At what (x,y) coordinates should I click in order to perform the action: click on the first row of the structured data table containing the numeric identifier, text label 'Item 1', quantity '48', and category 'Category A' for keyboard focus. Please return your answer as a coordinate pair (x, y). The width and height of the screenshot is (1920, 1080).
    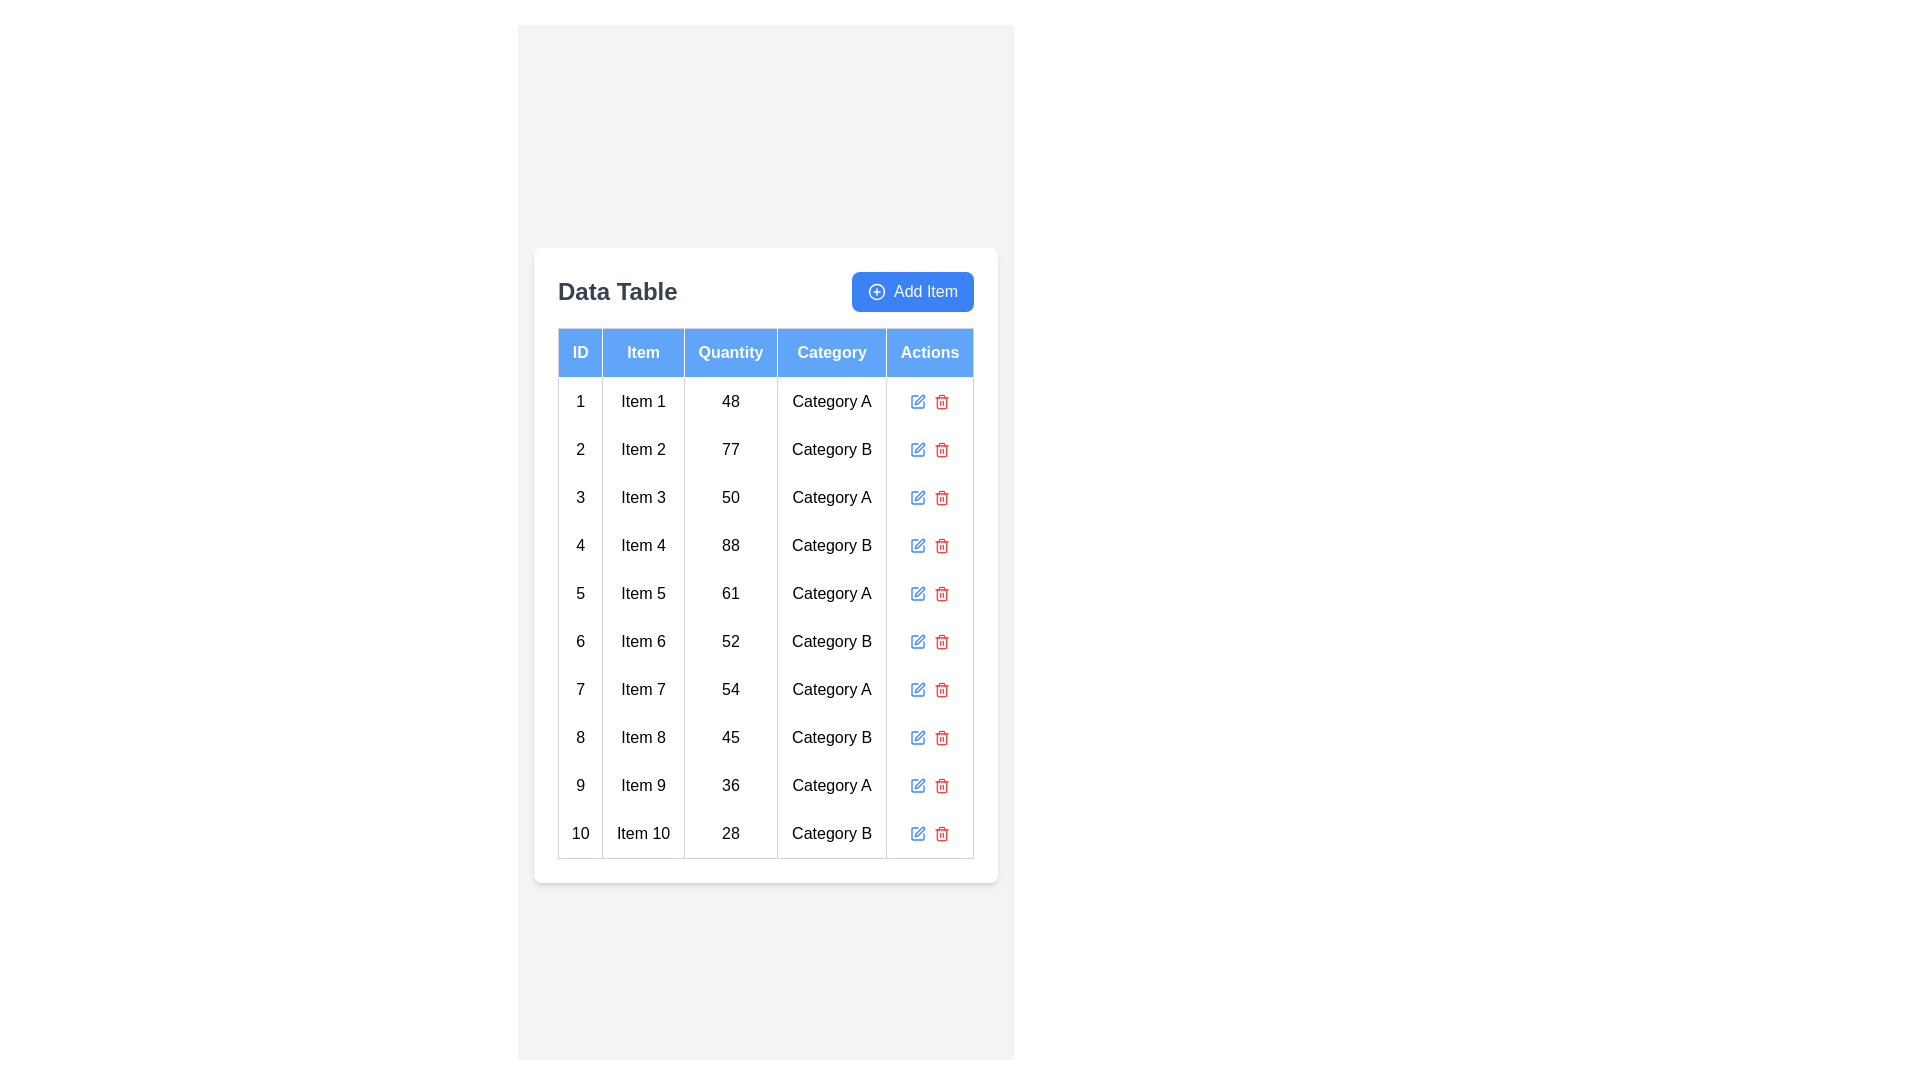
    Looking at the image, I should click on (765, 401).